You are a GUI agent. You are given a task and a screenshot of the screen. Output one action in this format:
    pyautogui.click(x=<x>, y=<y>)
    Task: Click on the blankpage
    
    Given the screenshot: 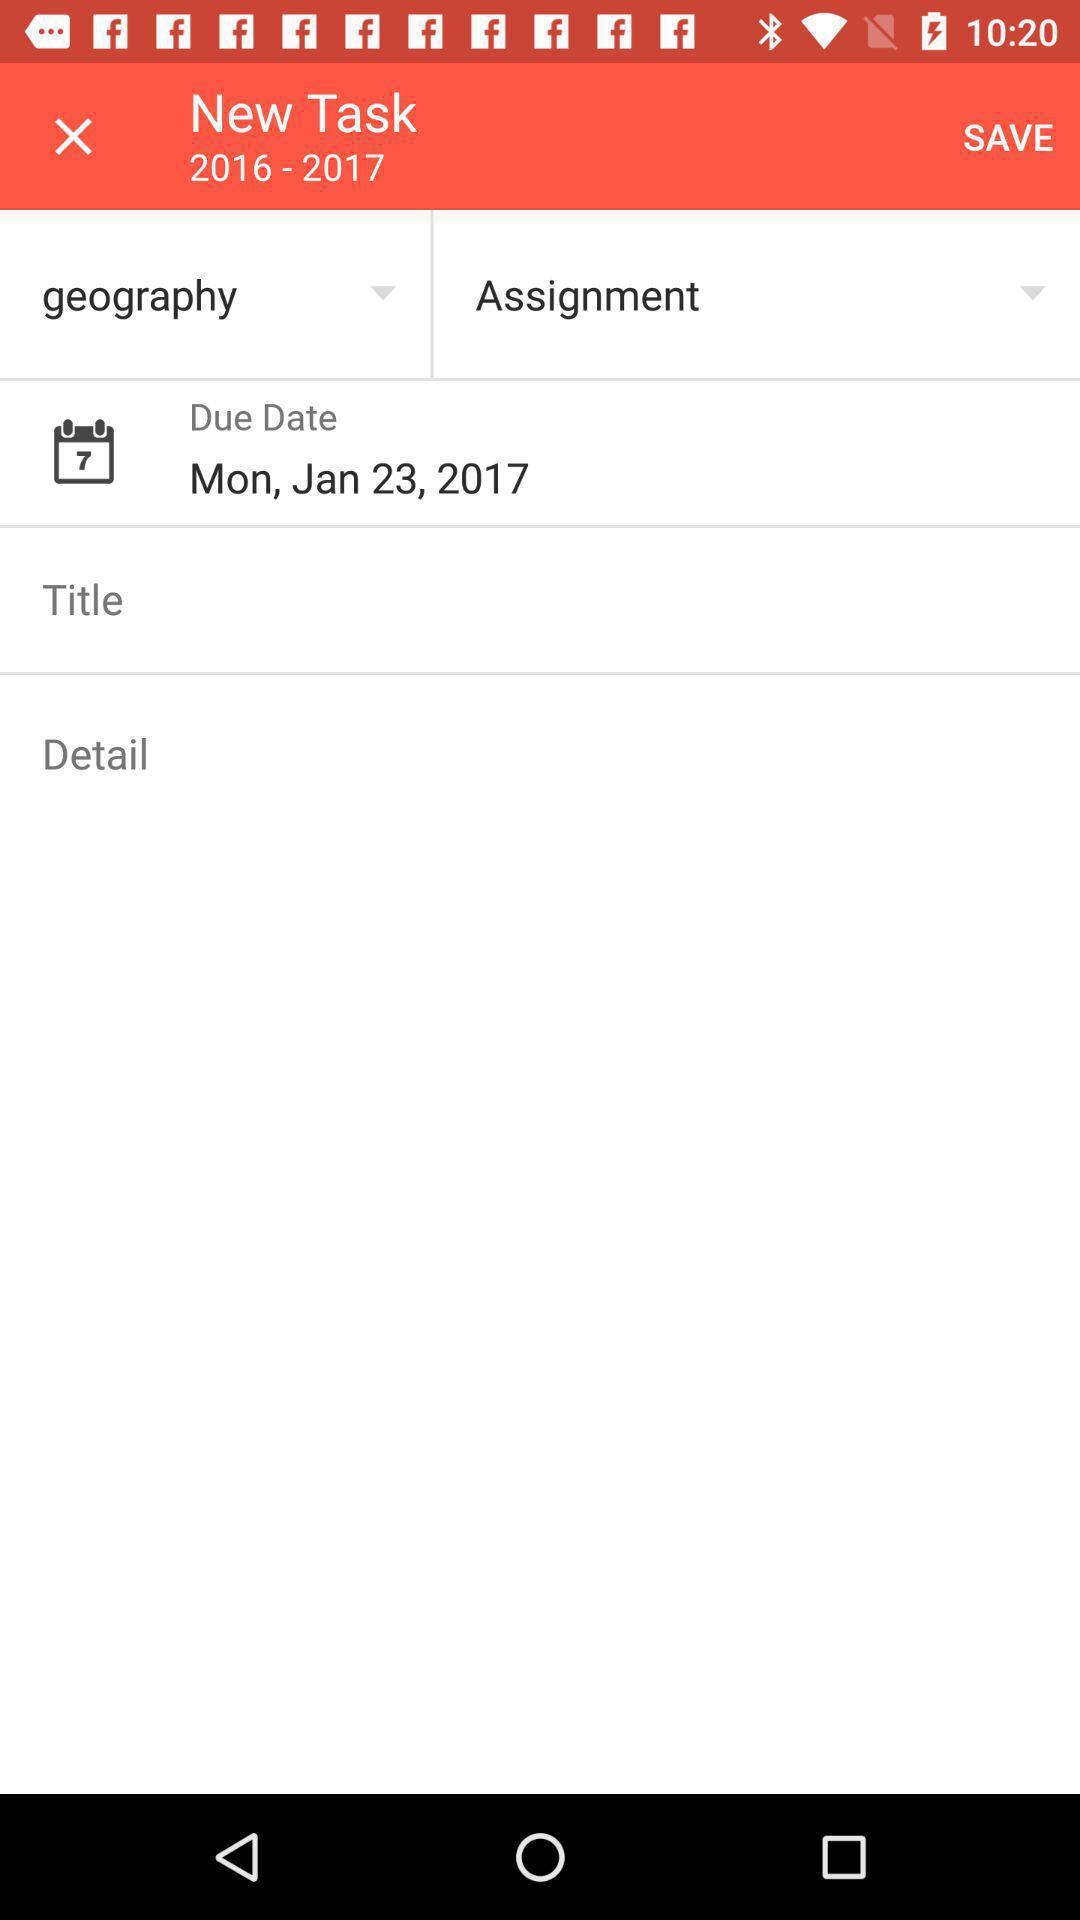 What is the action you would take?
    pyautogui.click(x=540, y=752)
    